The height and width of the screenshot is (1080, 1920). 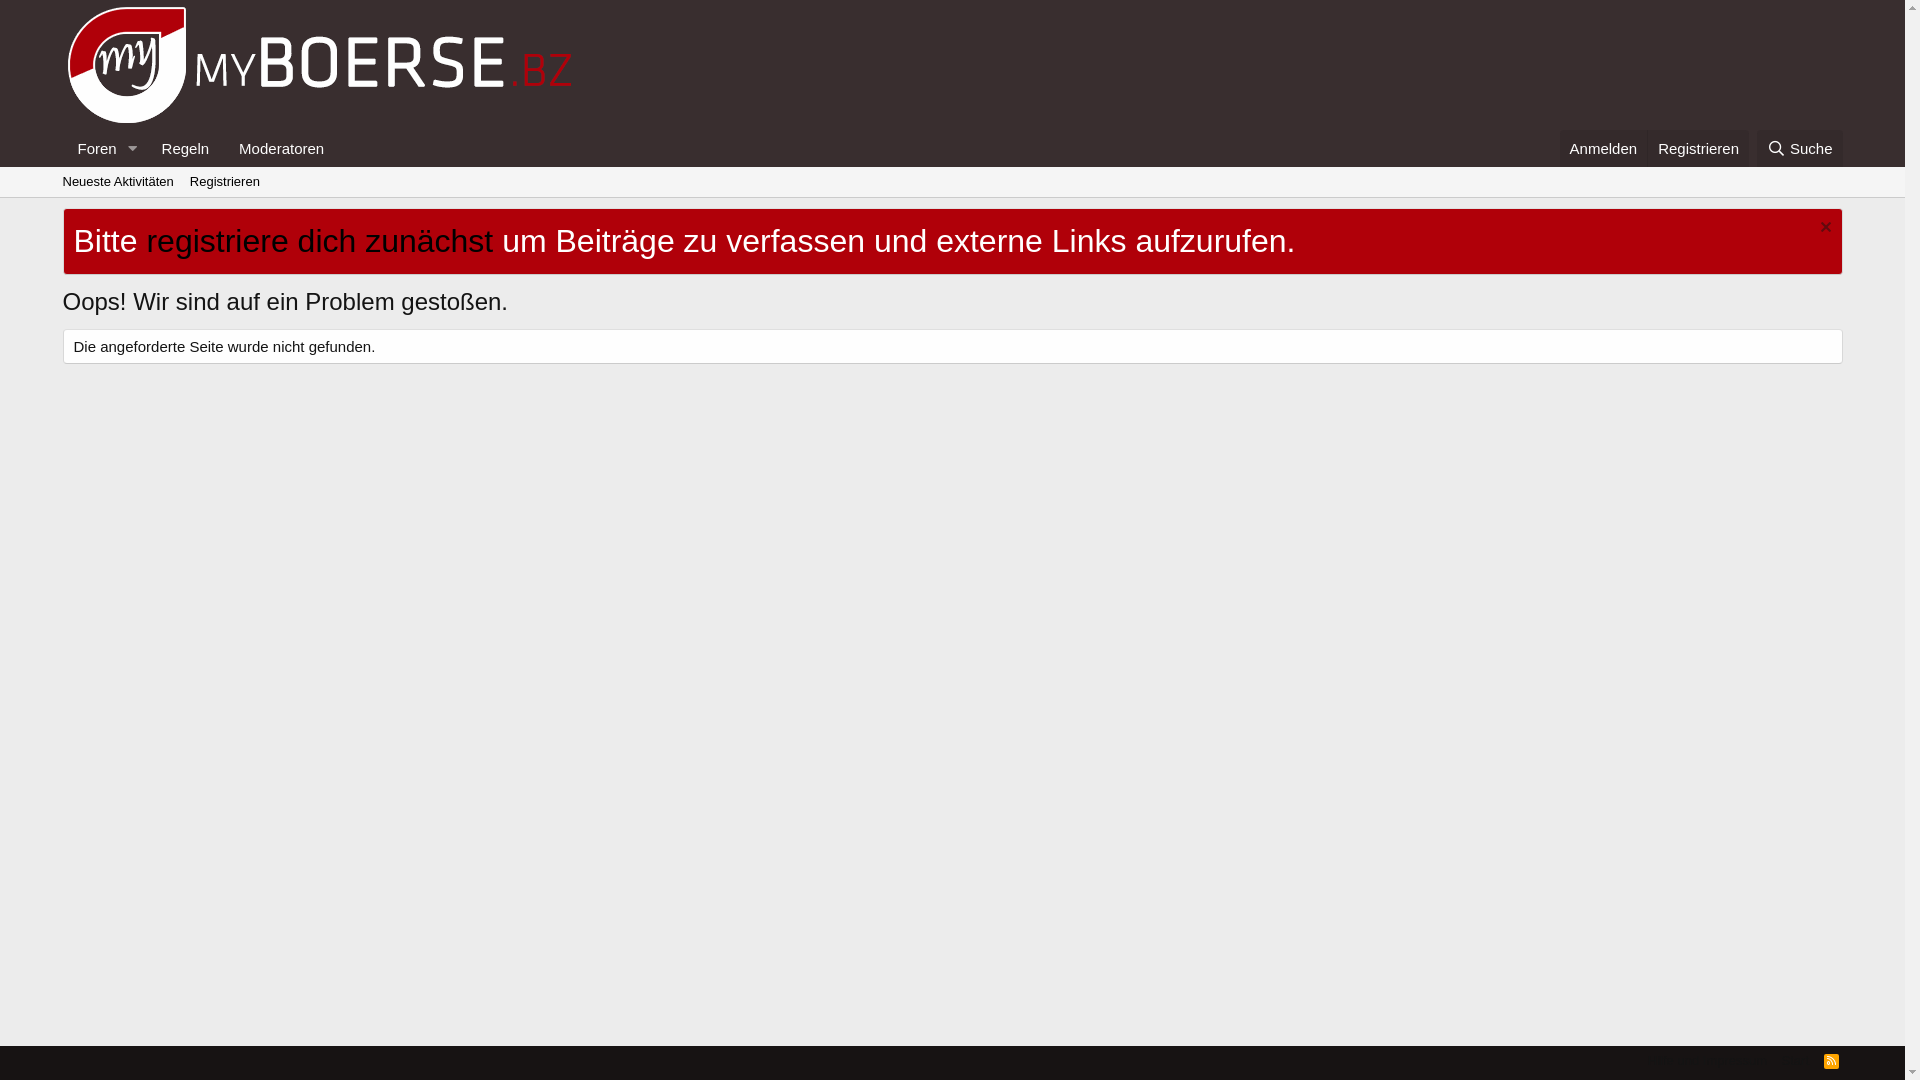 I want to click on 'RSS', so click(x=1831, y=1059).